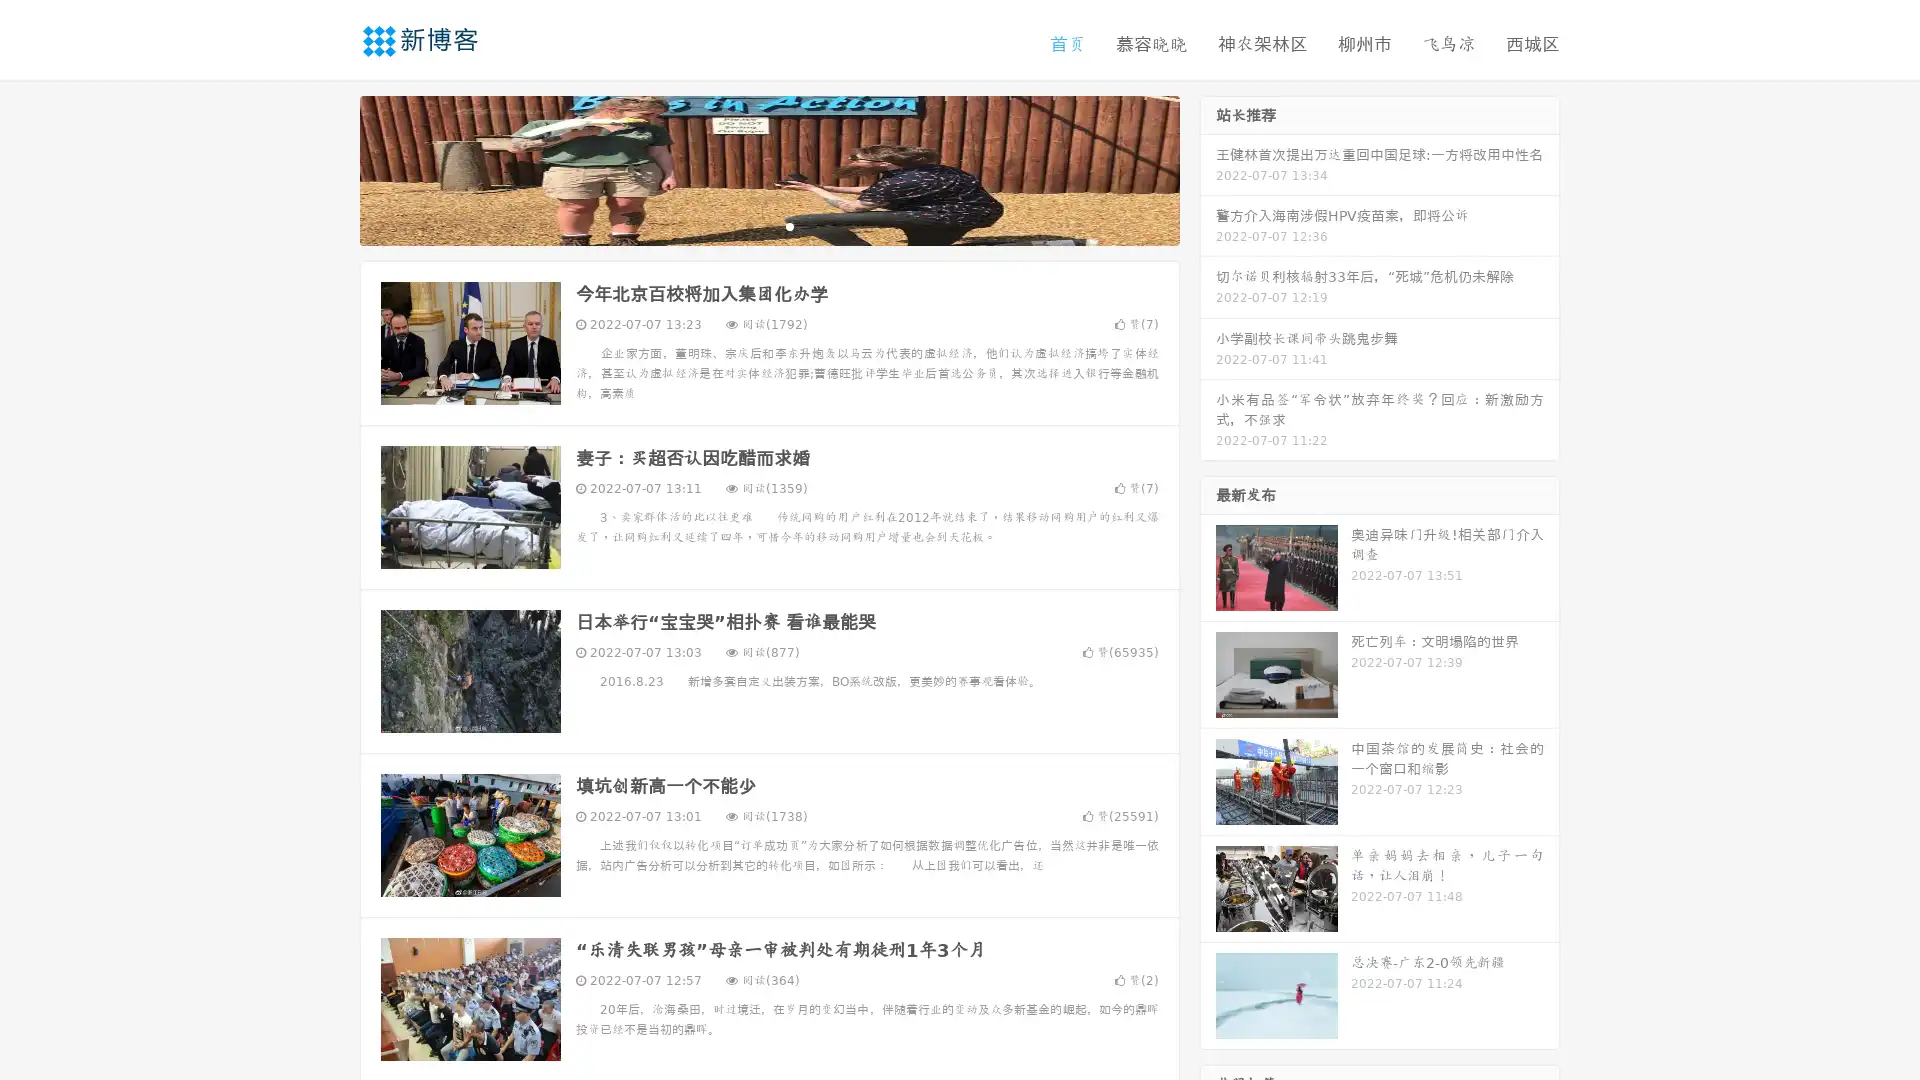 The width and height of the screenshot is (1920, 1080). I want to click on Go to slide 3, so click(789, 225).